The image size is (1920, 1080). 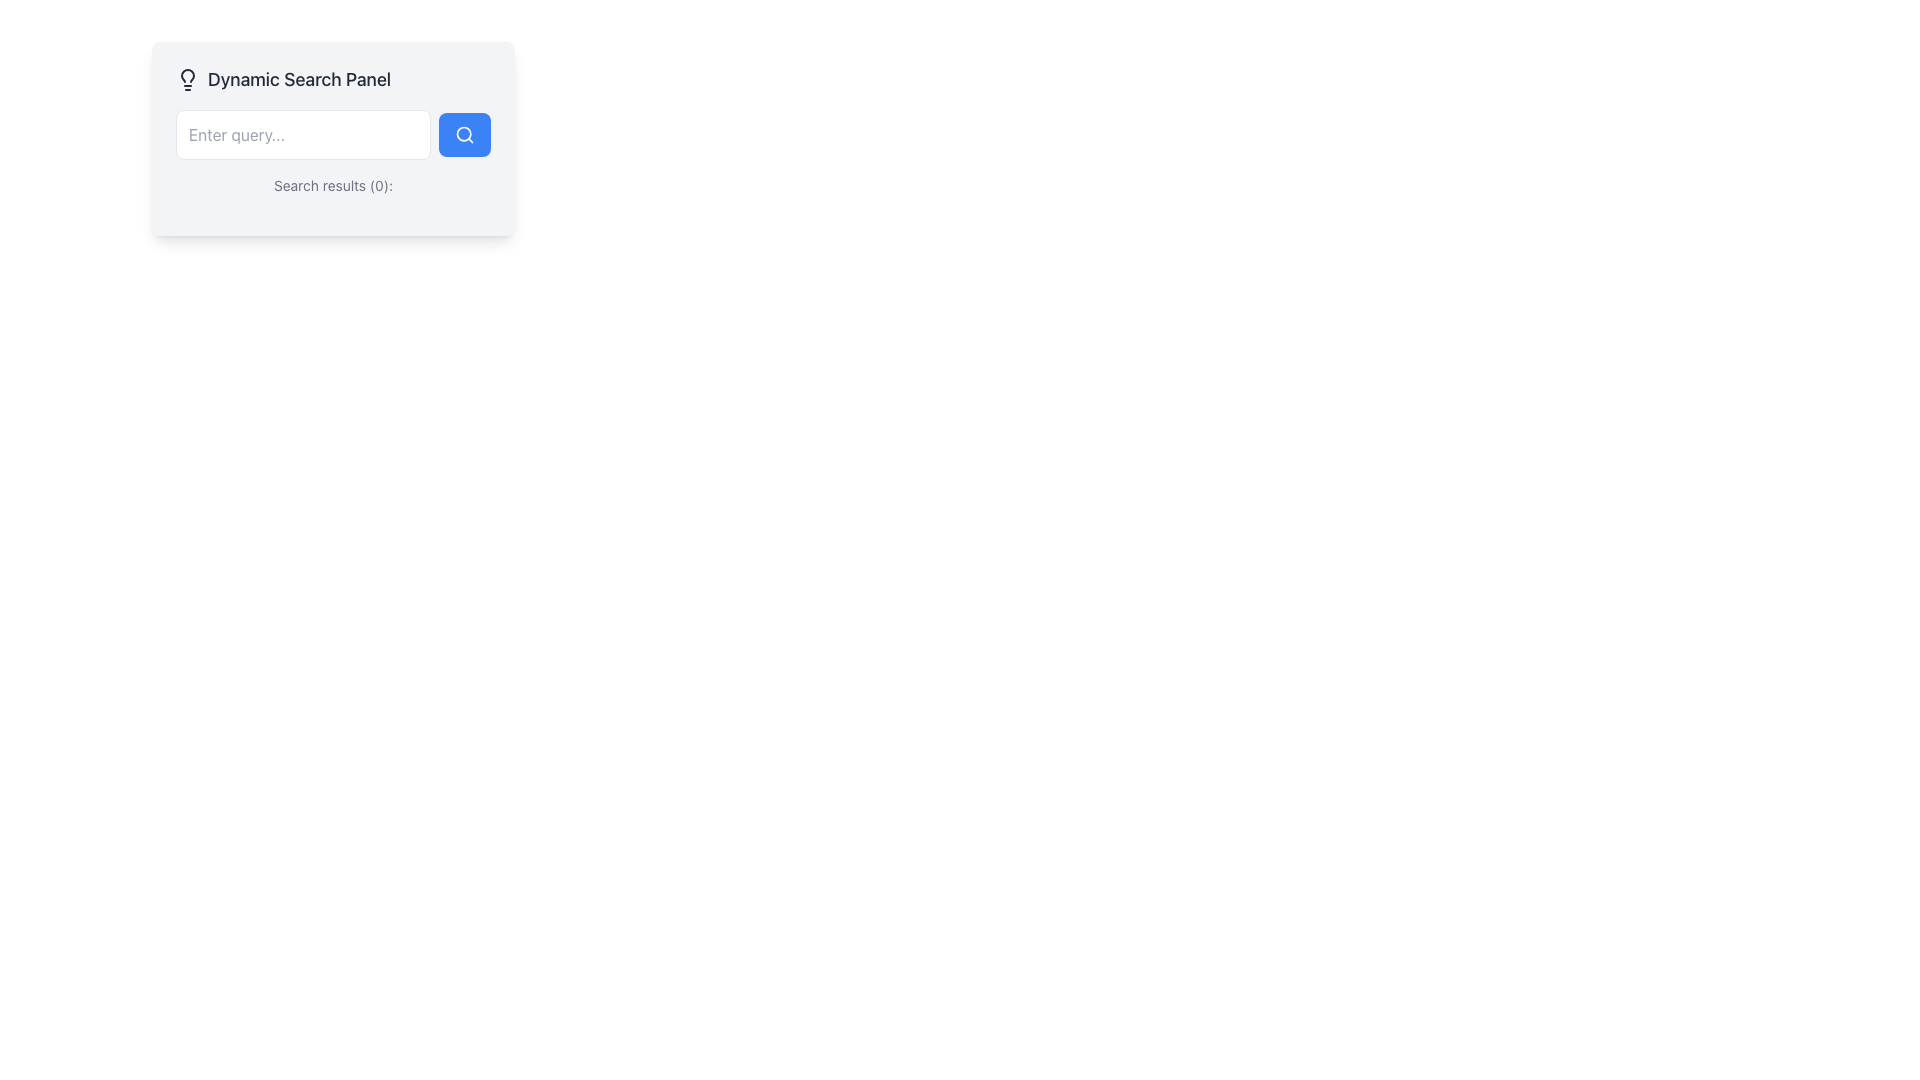 I want to click on the circular magnifying glass icon that represents the search functionality, which is styled in white on a blue square background, located on the right side of the search input field, so click(x=464, y=135).